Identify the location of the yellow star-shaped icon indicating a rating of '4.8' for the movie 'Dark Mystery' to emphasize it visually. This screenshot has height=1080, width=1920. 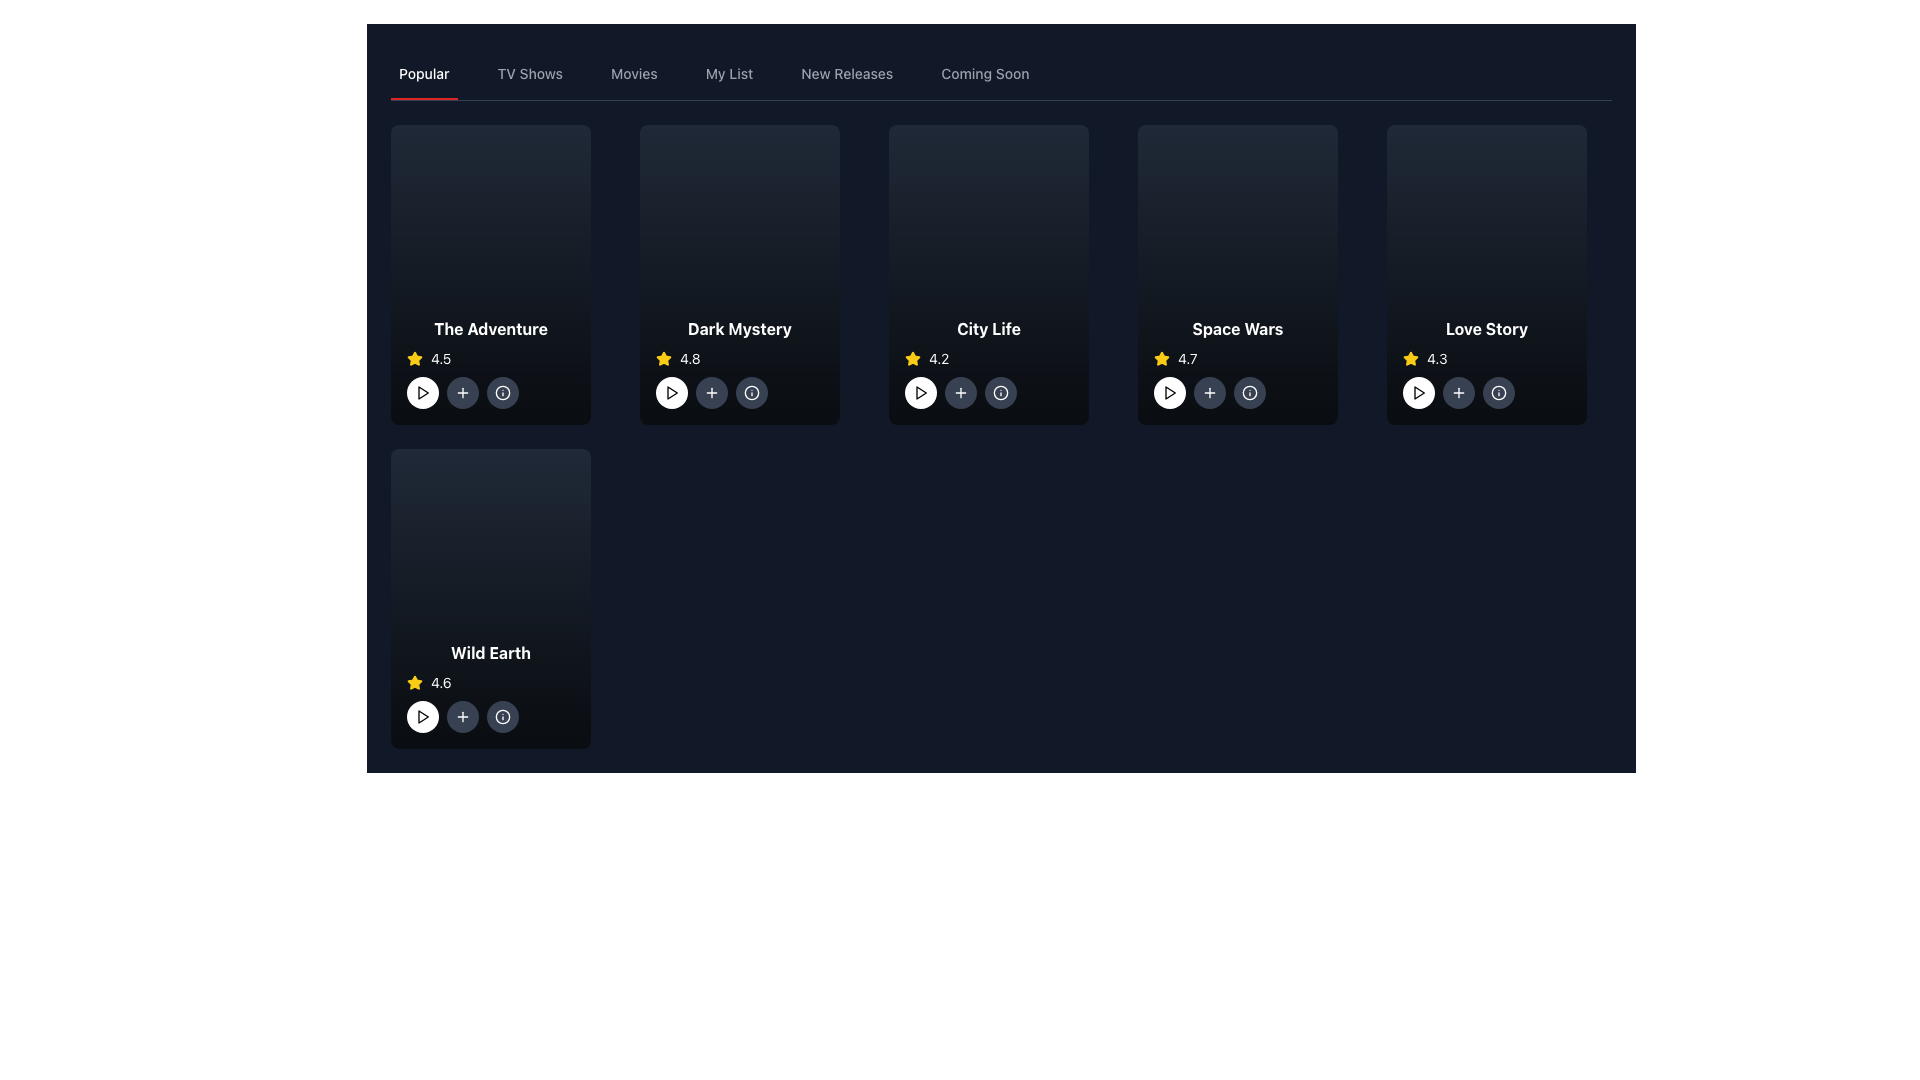
(663, 357).